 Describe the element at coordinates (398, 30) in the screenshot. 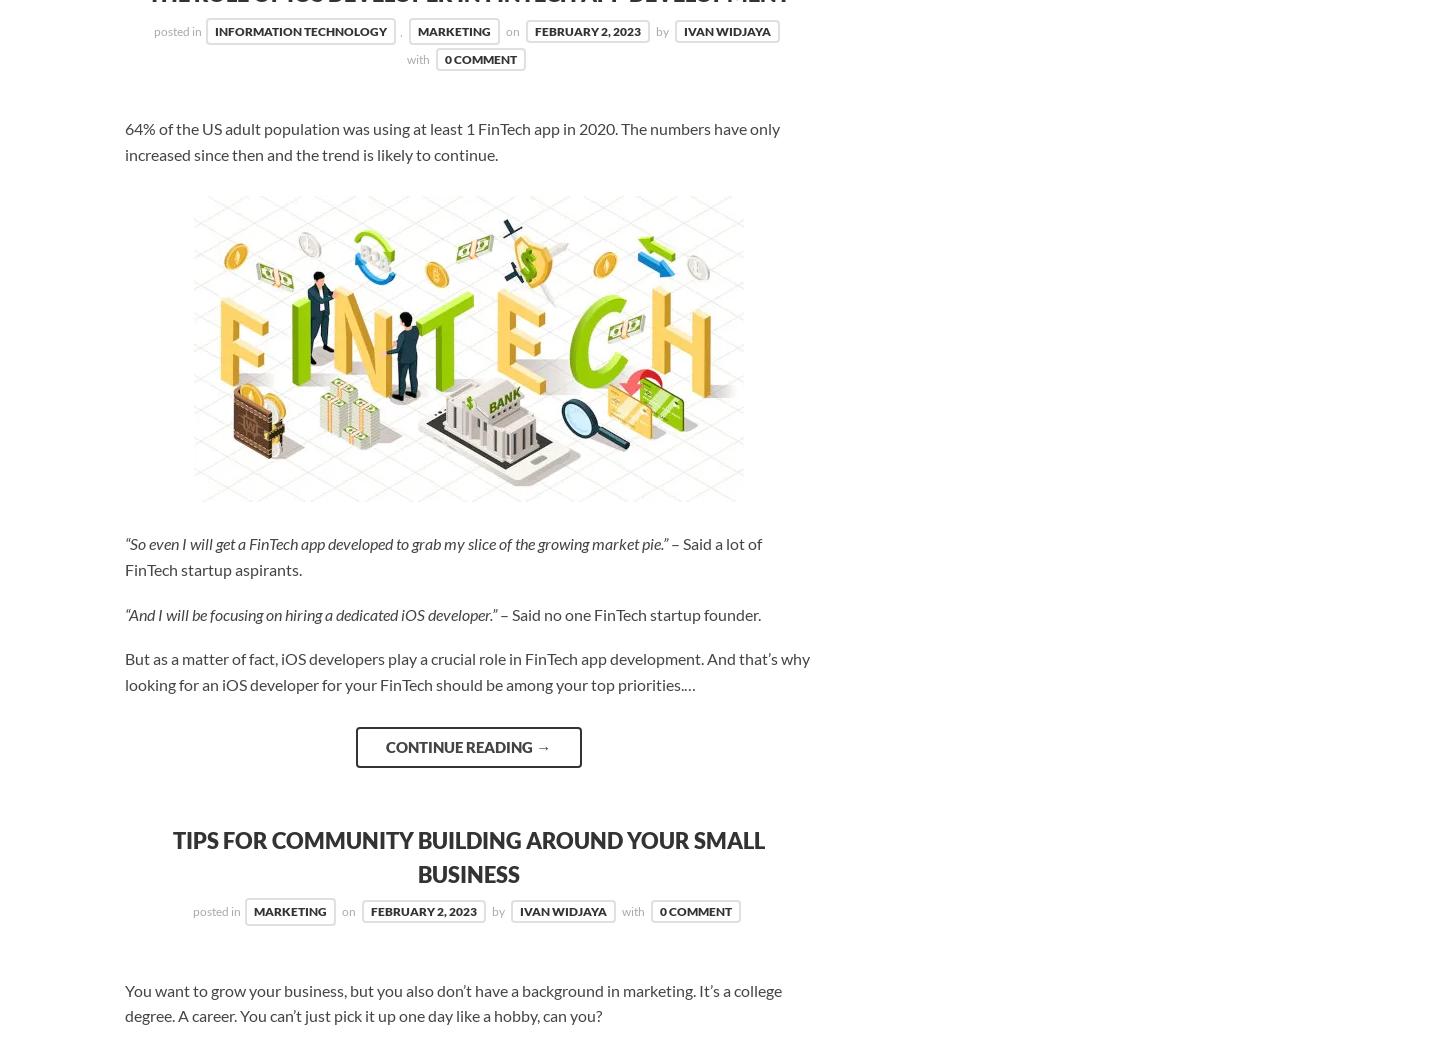

I see `','` at that location.